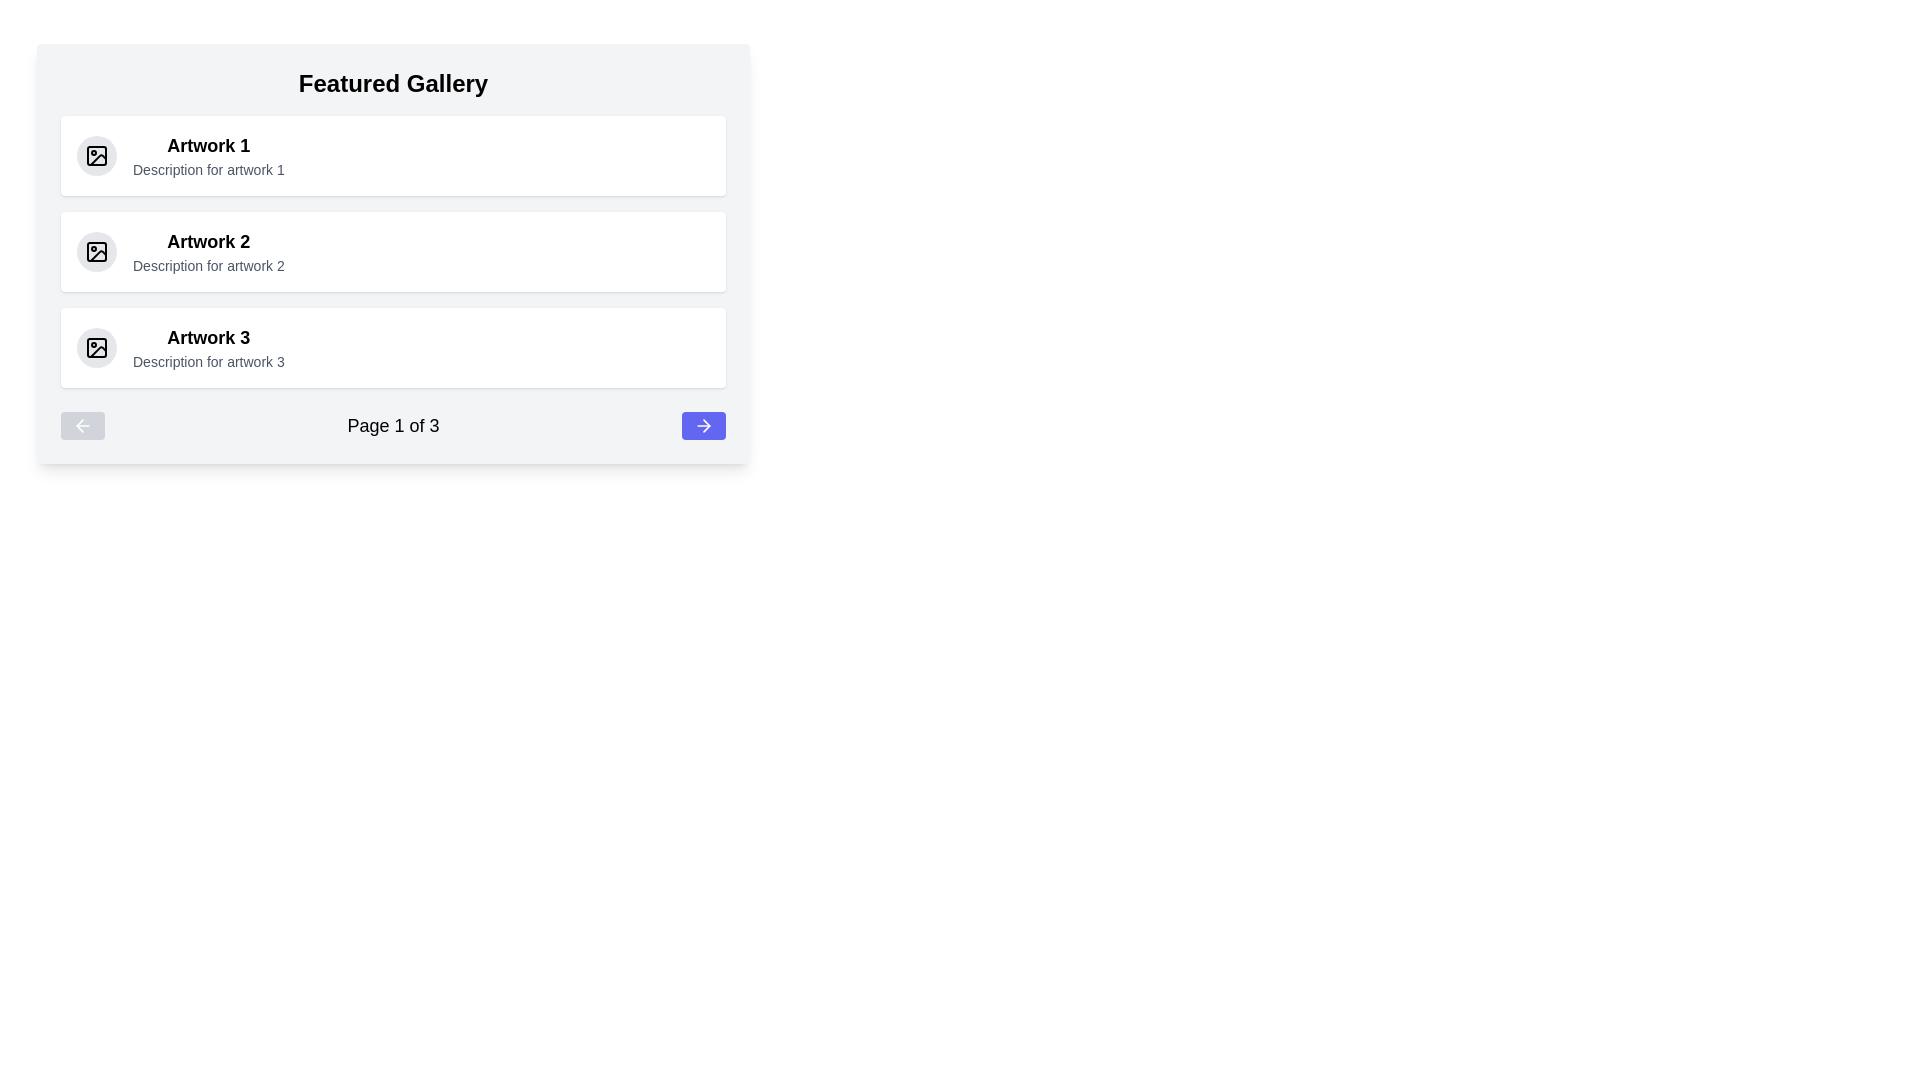  Describe the element at coordinates (393, 154) in the screenshot. I see `the topmost list item in the gallery that displays an artwork's name and description, located beneath the 'Featured Gallery' title` at that location.